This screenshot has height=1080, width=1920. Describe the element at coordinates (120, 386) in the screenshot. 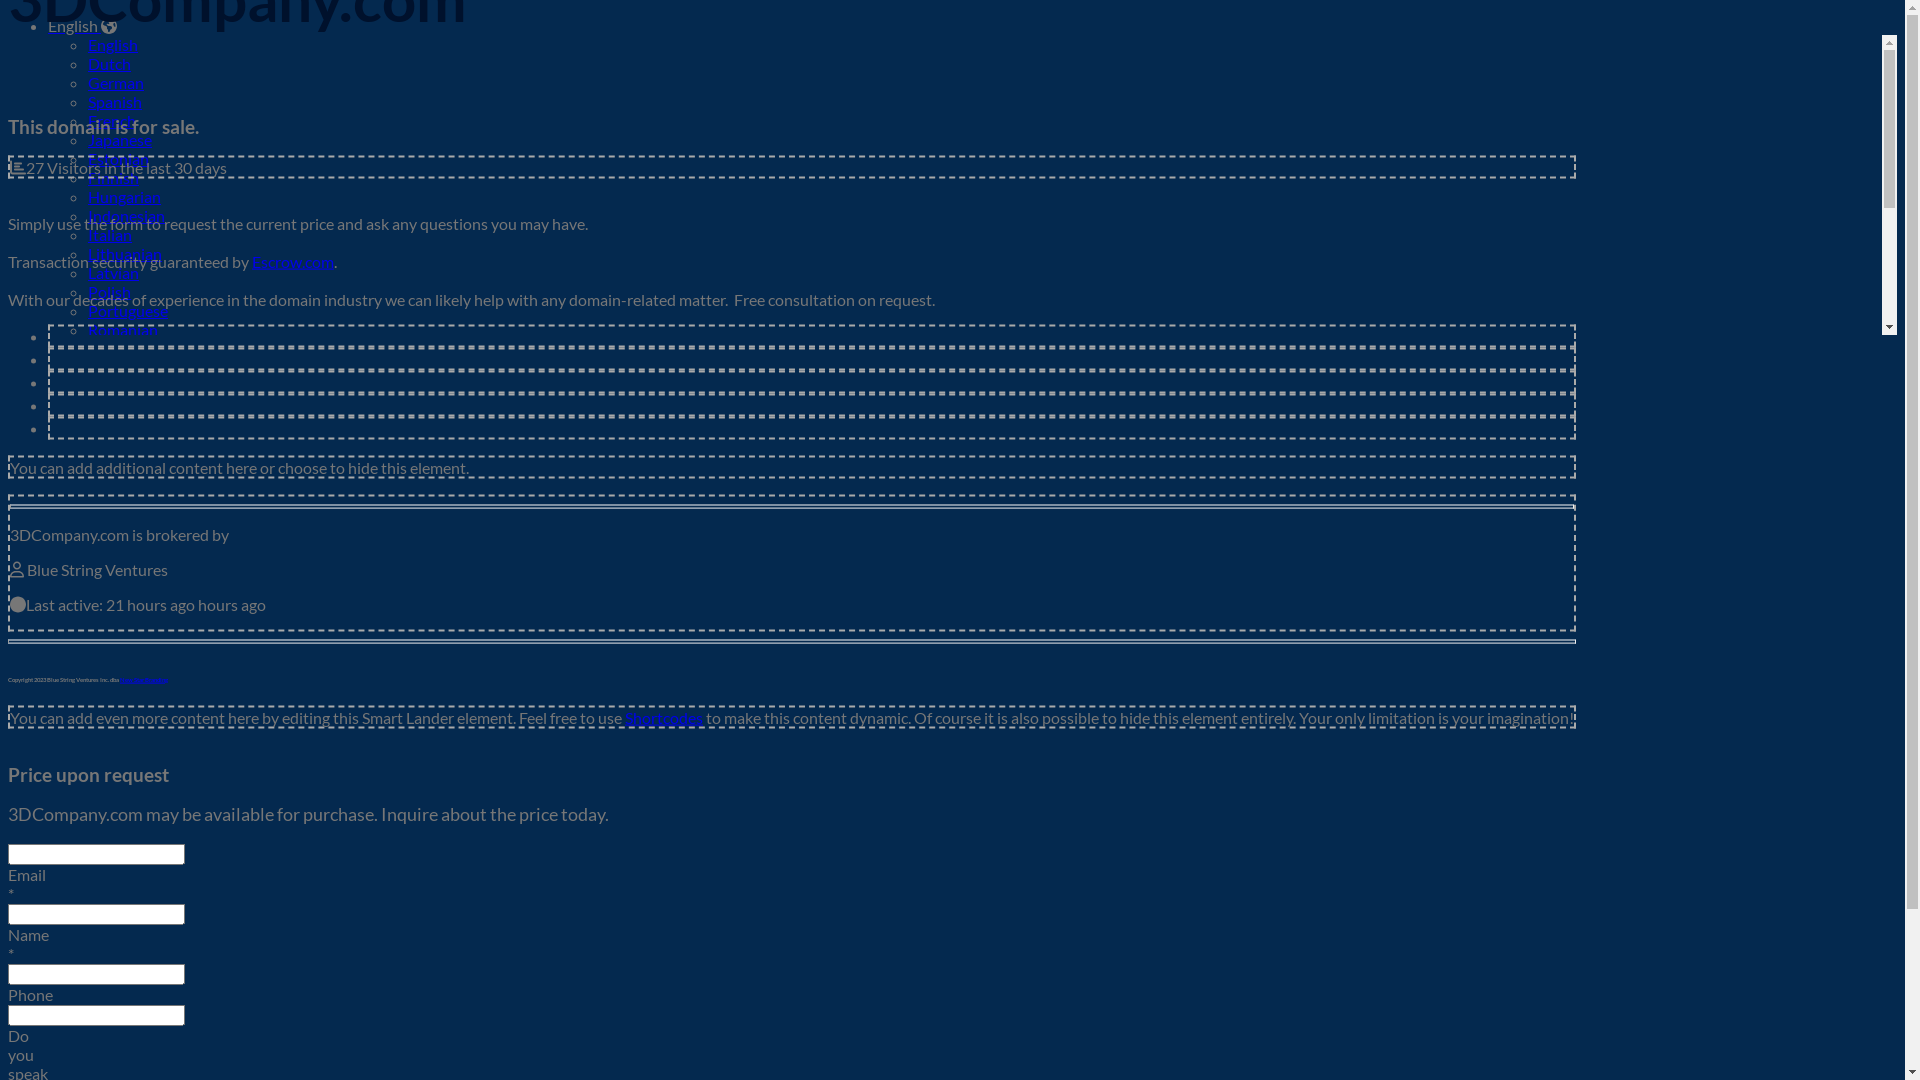

I see `'Slovenian'` at that location.